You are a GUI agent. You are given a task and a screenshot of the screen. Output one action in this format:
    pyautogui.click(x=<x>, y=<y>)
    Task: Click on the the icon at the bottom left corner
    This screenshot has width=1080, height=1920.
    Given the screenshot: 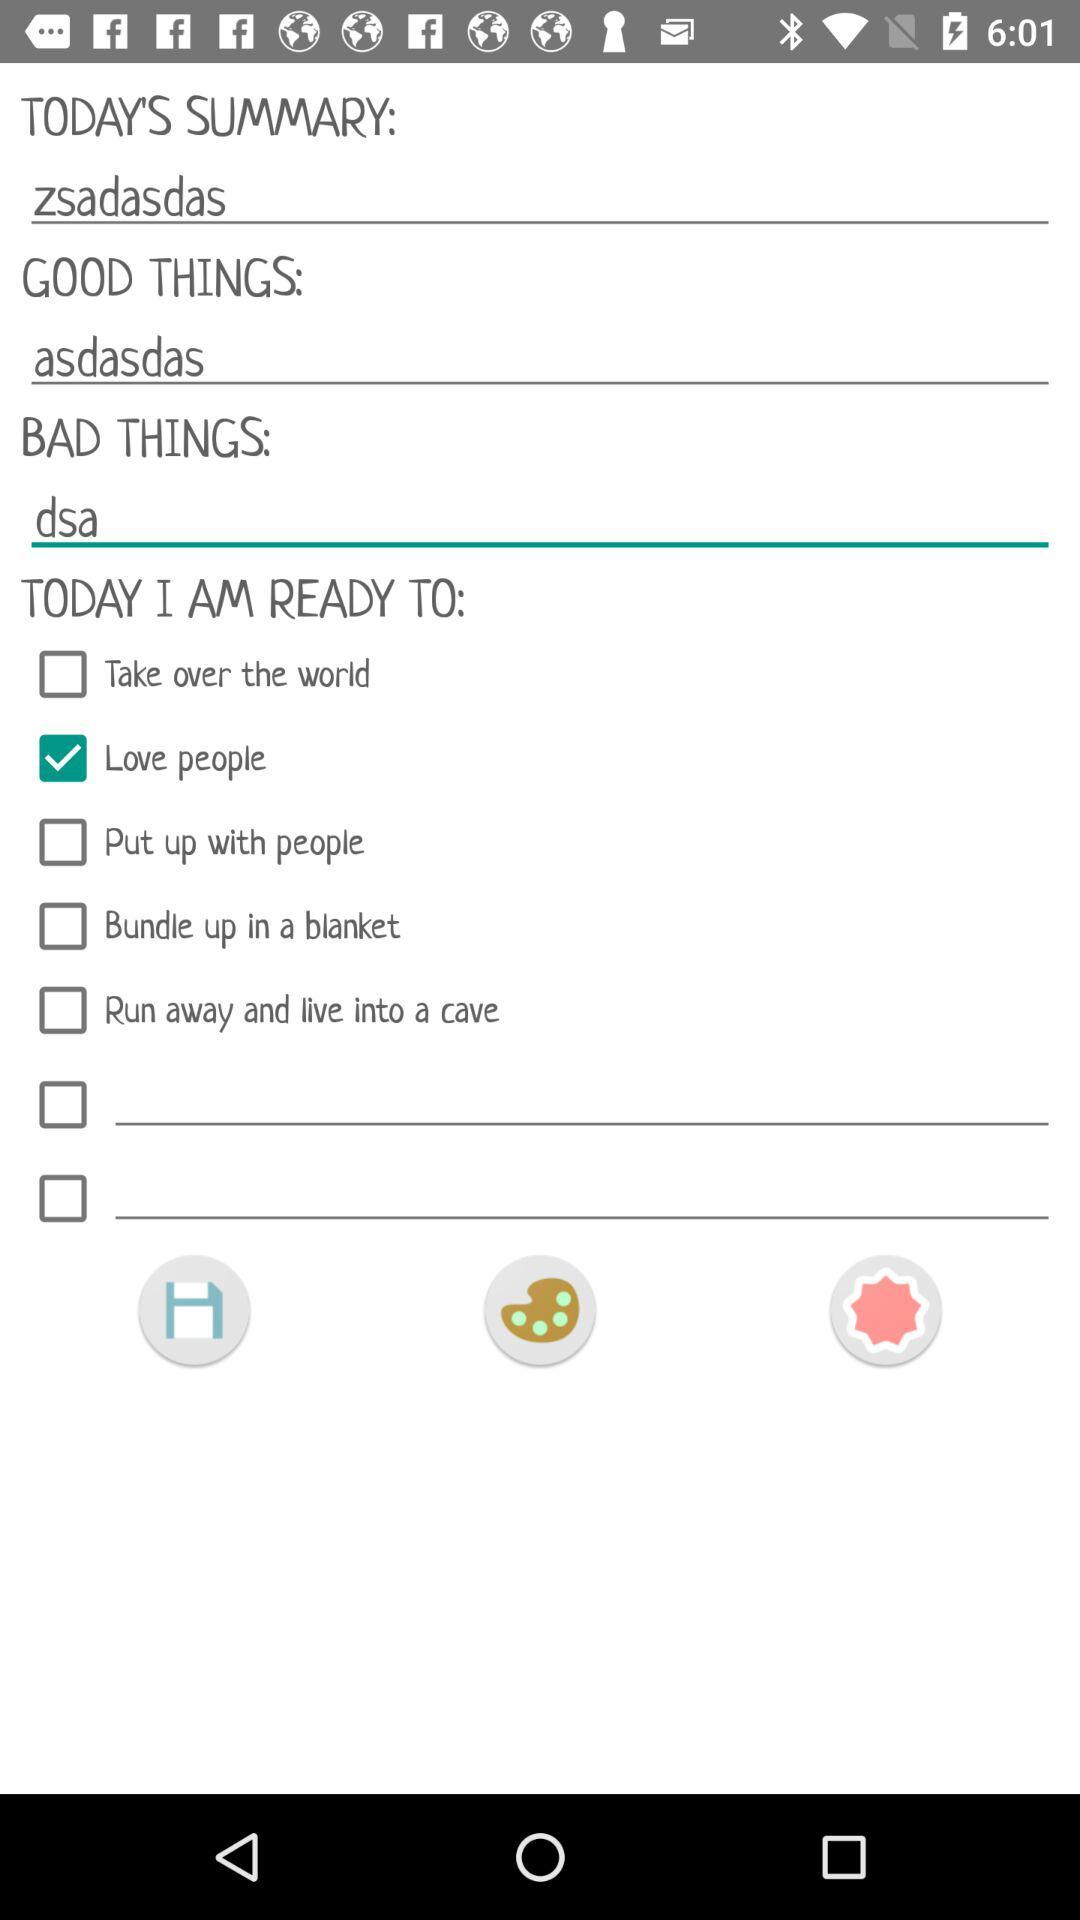 What is the action you would take?
    pyautogui.click(x=193, y=1310)
    